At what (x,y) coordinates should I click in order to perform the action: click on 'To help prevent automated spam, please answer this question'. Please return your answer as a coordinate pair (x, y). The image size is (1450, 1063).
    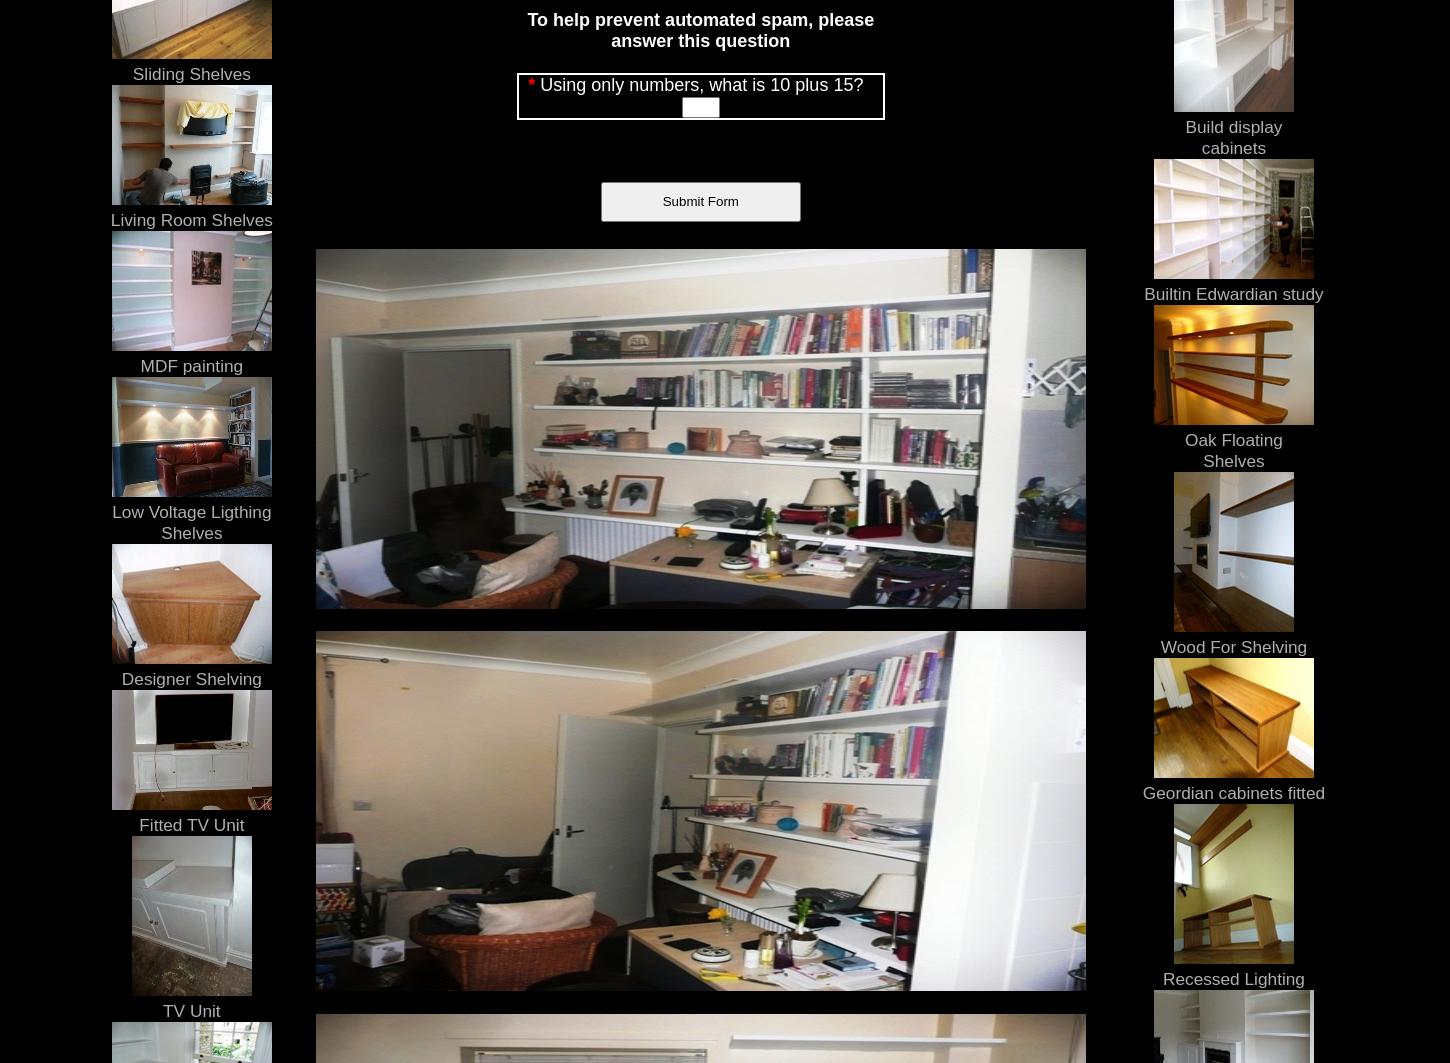
    Looking at the image, I should click on (699, 29).